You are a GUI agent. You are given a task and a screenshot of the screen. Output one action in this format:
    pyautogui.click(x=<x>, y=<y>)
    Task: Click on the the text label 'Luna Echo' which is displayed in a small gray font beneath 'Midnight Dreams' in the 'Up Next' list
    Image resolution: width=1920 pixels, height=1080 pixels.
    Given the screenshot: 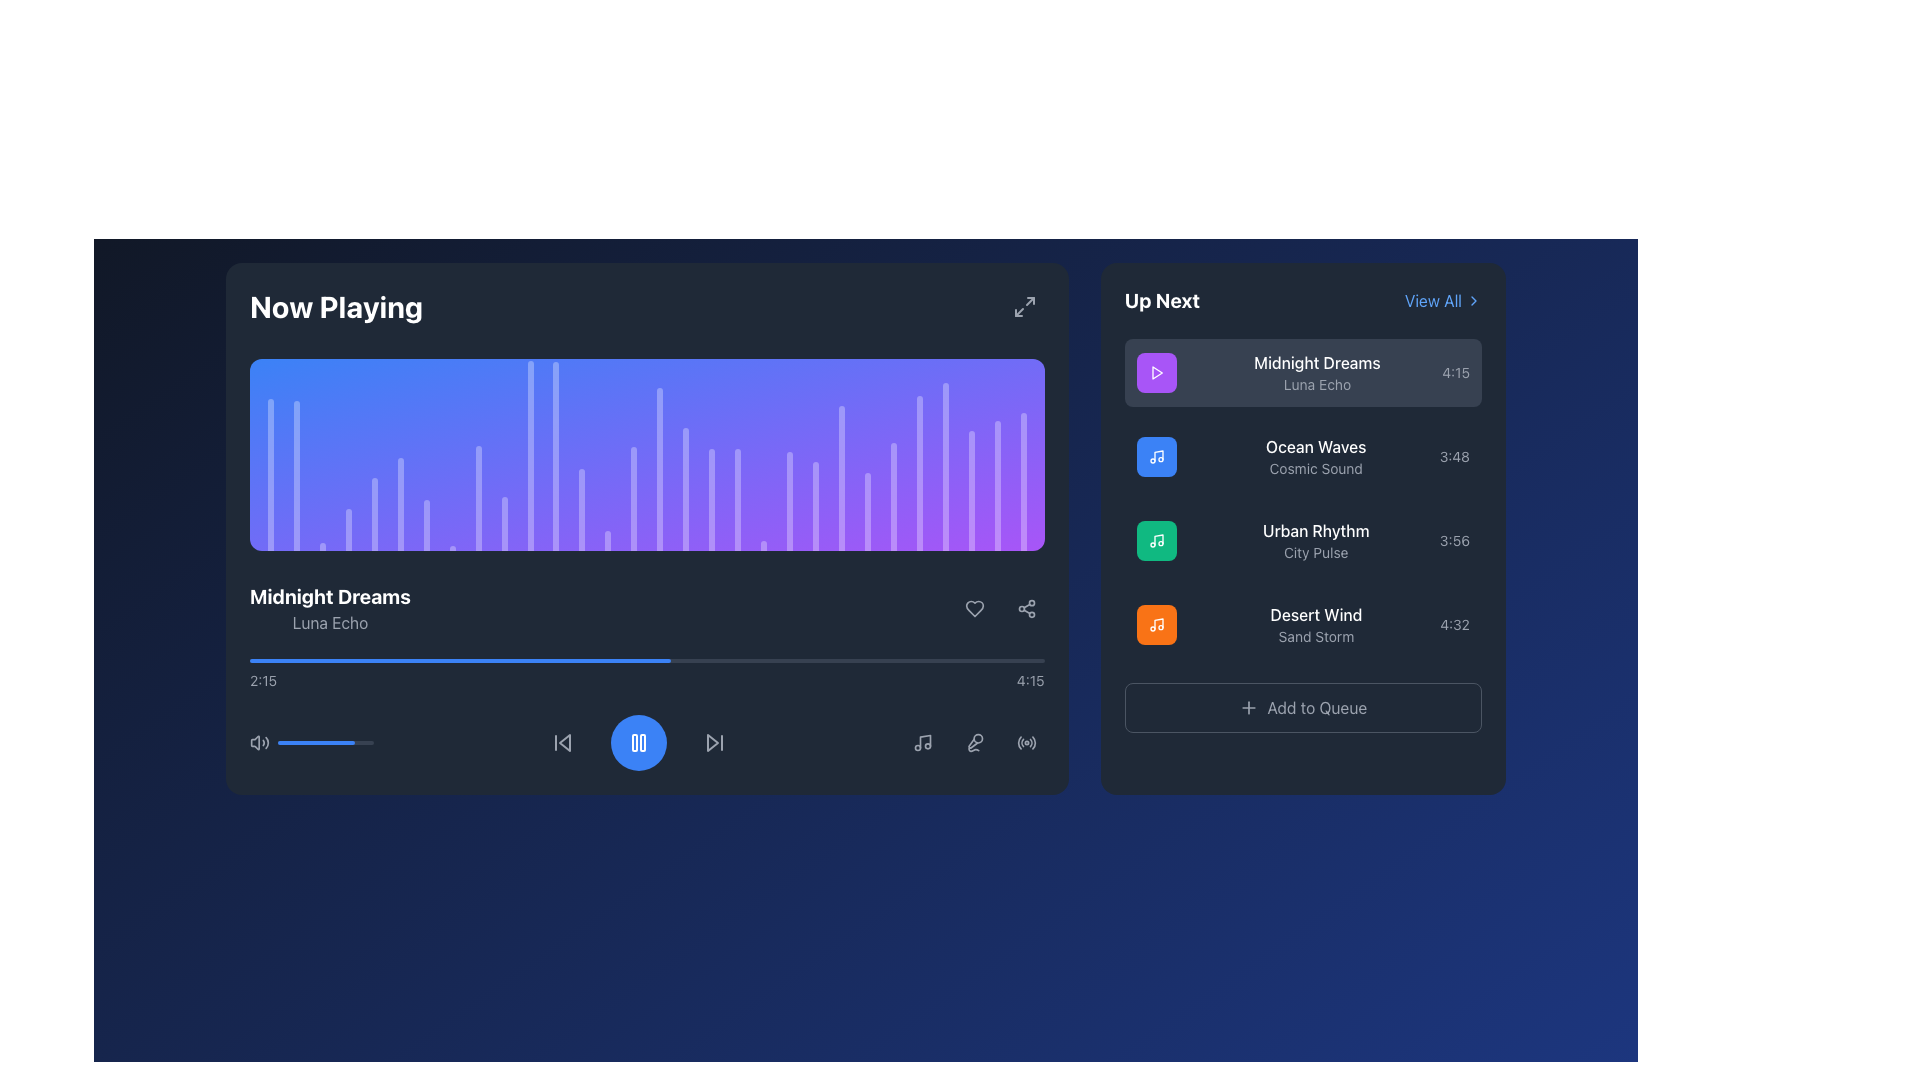 What is the action you would take?
    pyautogui.click(x=1317, y=385)
    